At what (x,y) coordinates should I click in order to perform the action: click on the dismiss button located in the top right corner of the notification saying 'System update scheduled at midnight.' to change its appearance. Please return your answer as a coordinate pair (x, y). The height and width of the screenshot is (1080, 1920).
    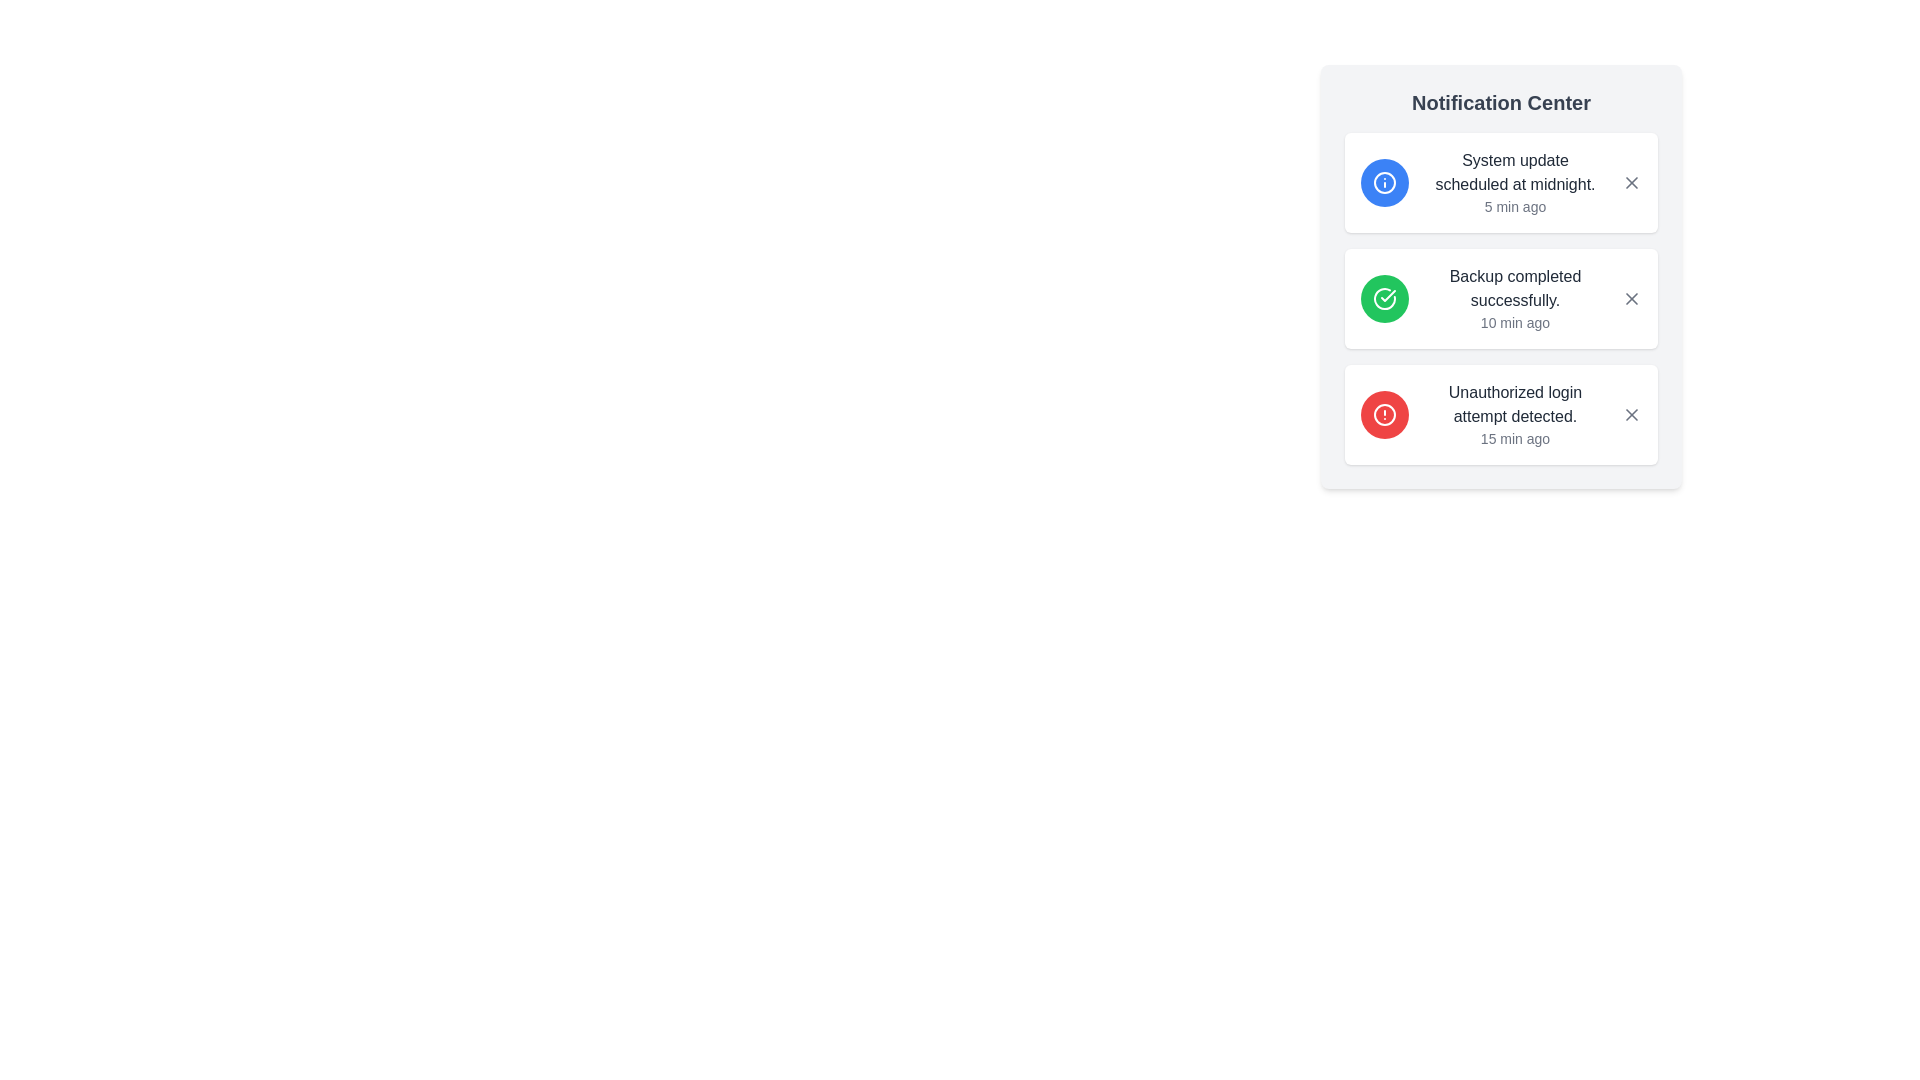
    Looking at the image, I should click on (1632, 182).